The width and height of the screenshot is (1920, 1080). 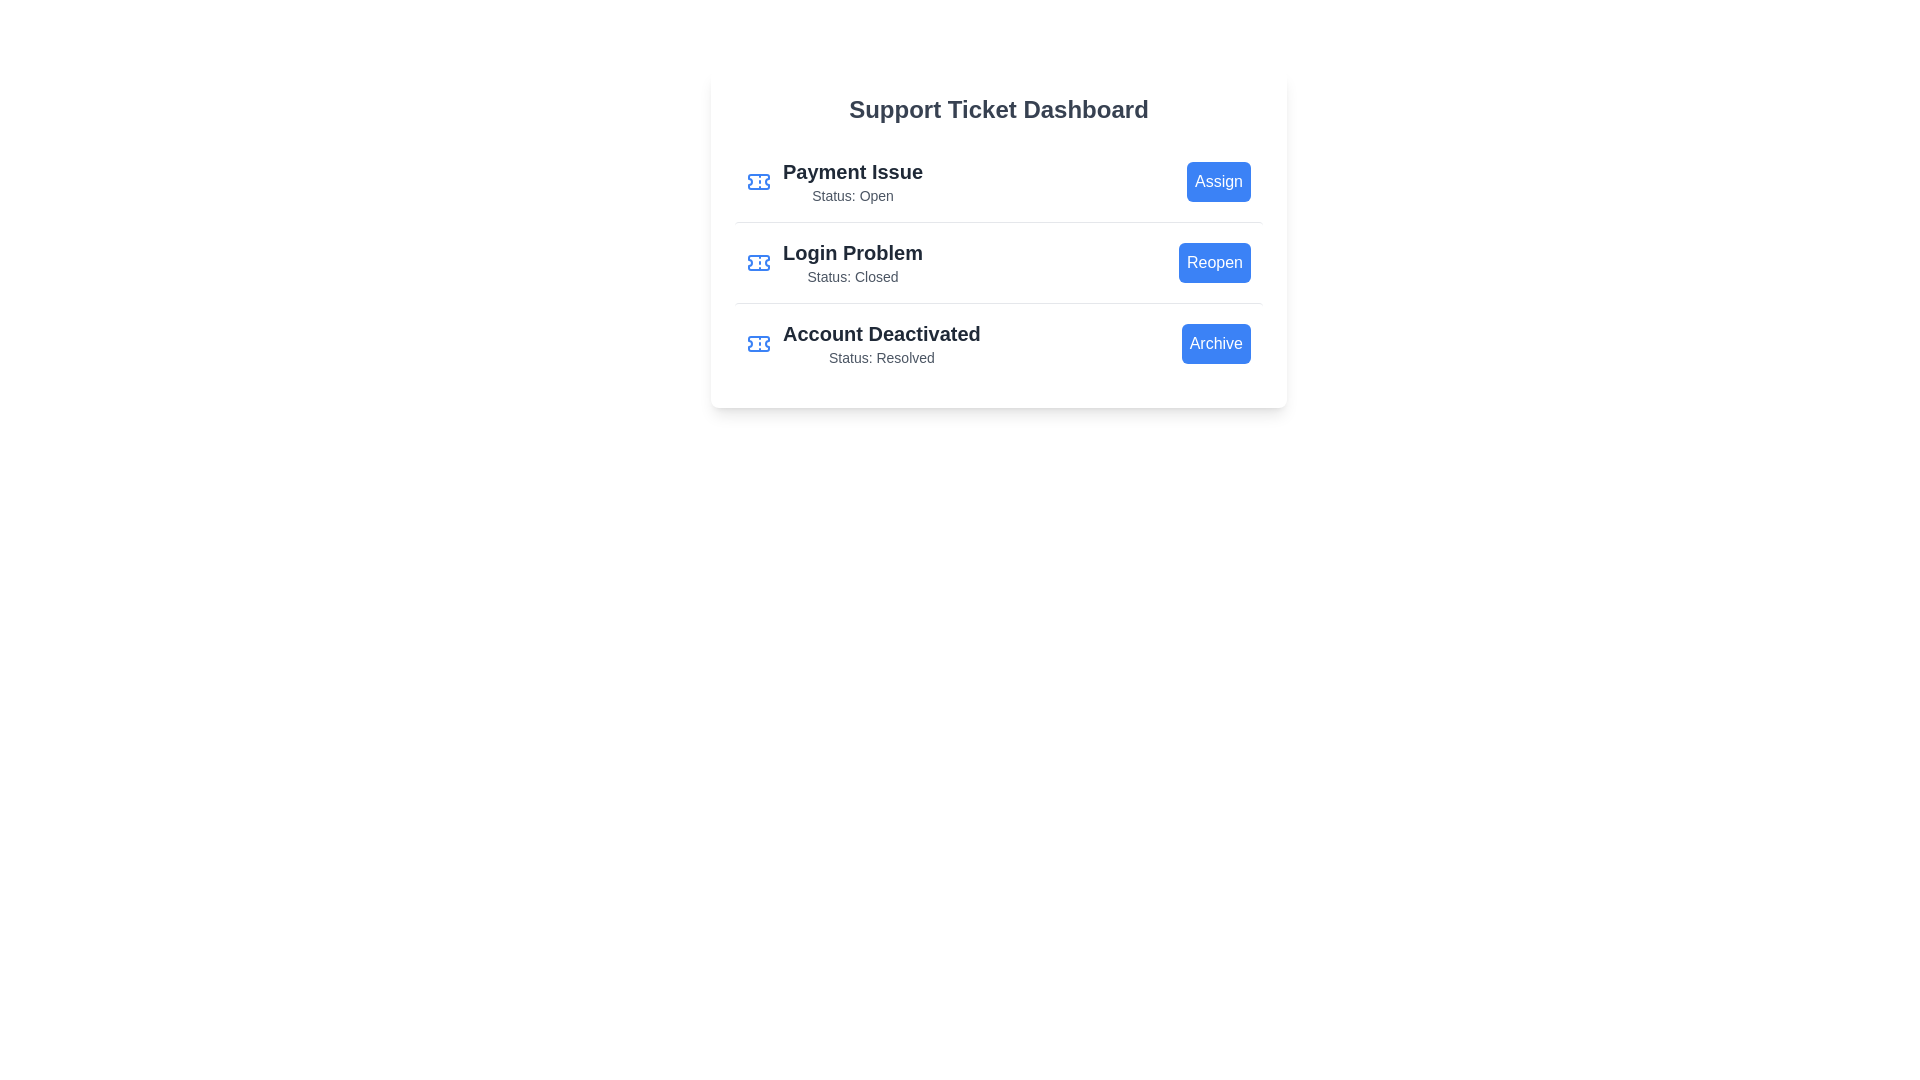 I want to click on the ticket title Payment Issue from the list, so click(x=835, y=181).